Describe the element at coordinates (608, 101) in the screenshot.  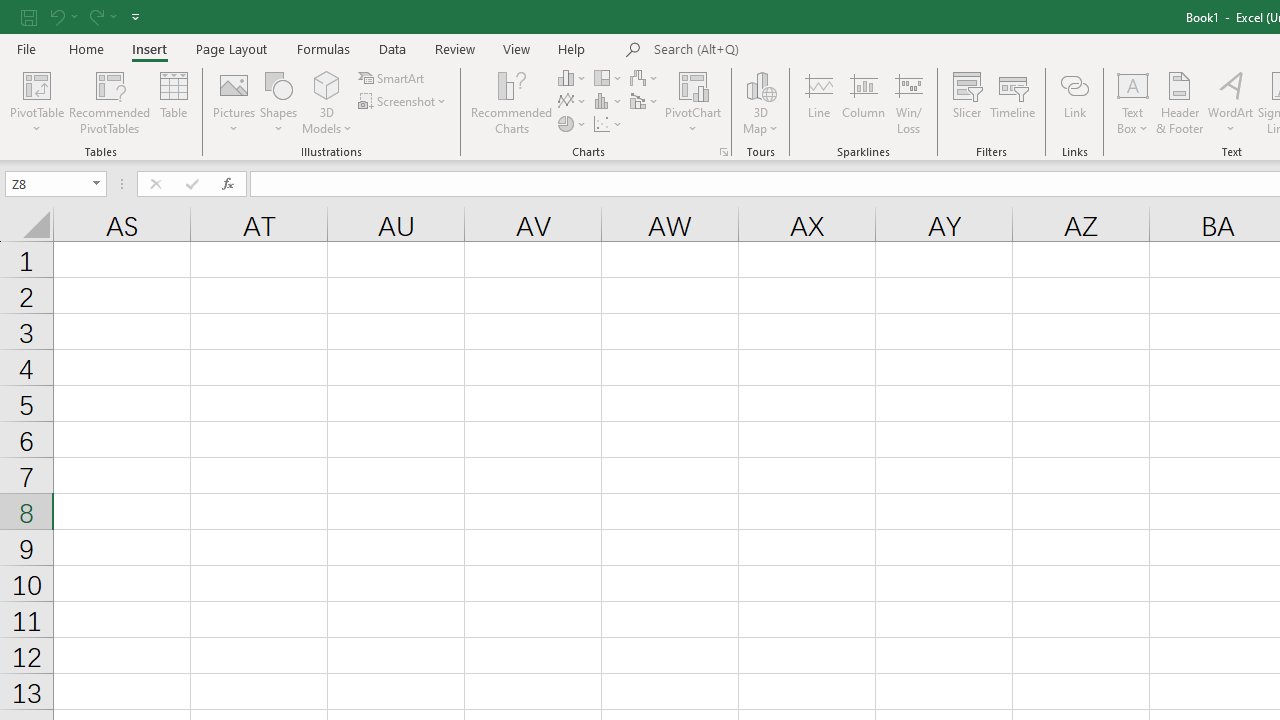
I see `'Insert Statistic Chart'` at that location.